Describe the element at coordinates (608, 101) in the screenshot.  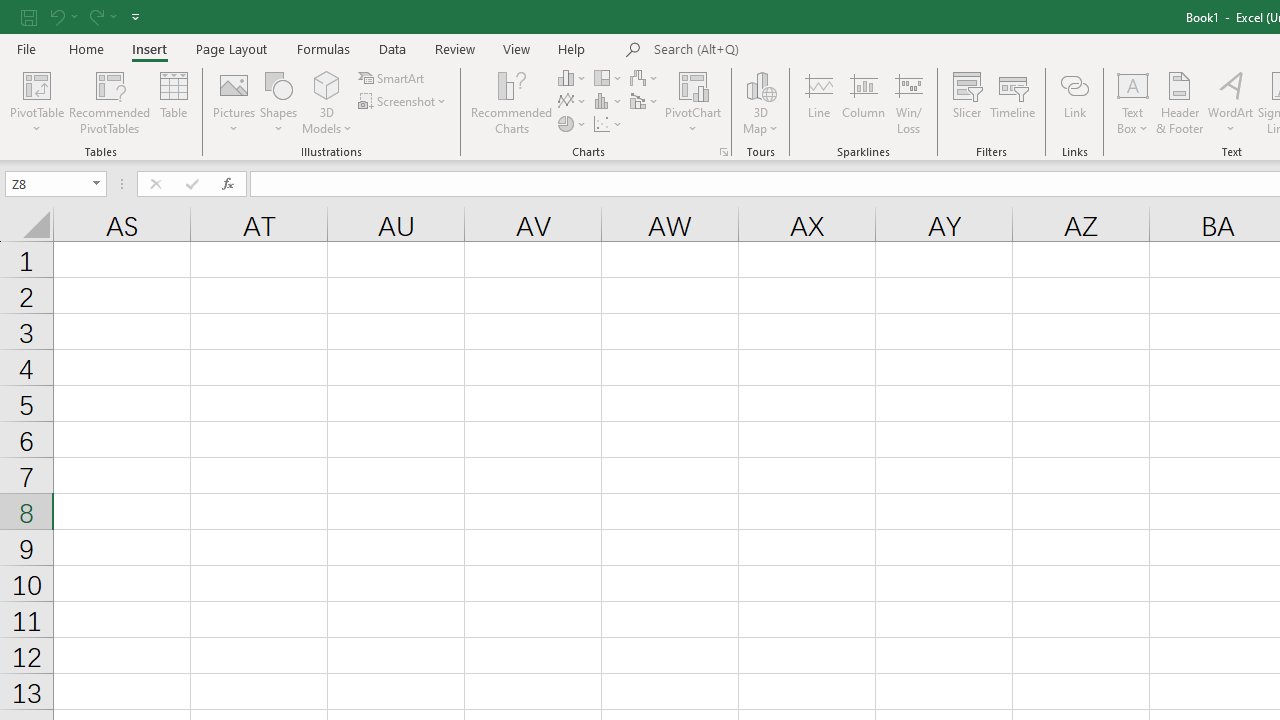
I see `'Insert Statistic Chart'` at that location.